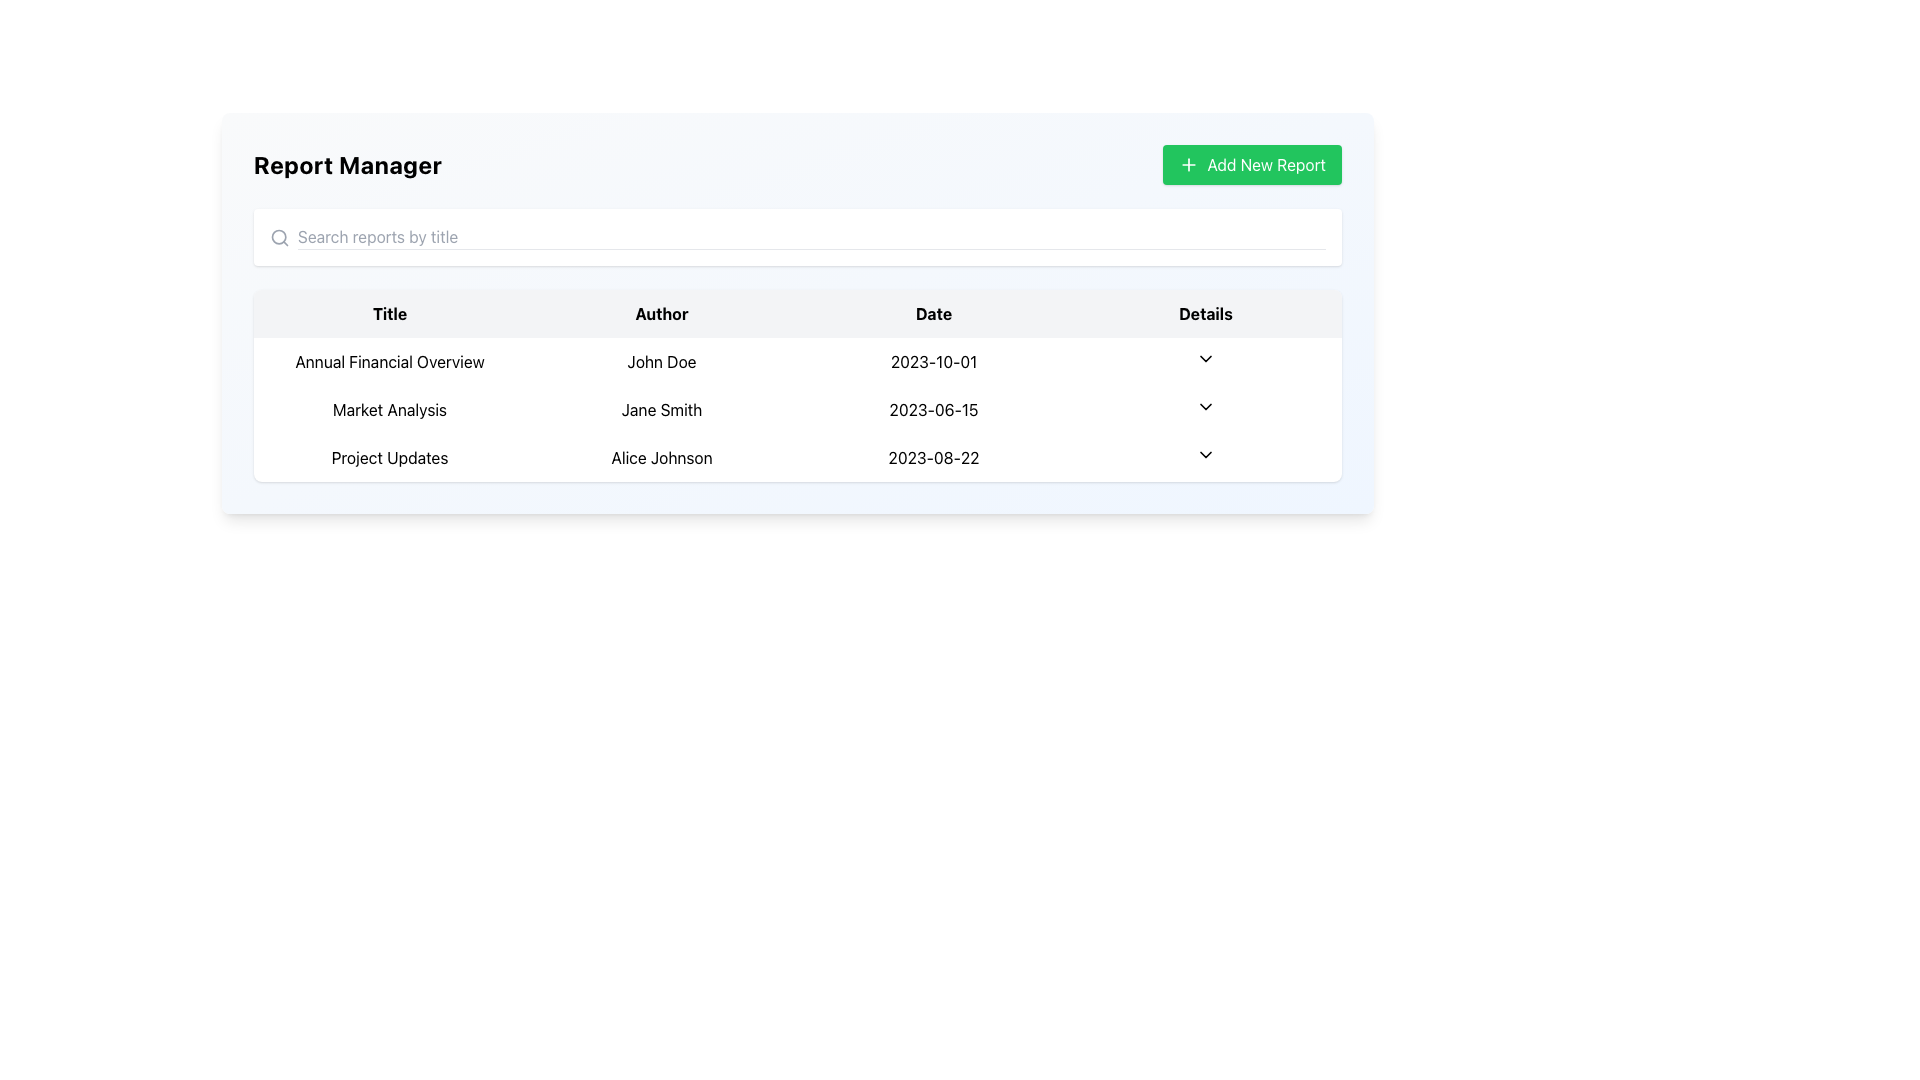 The image size is (1920, 1080). I want to click on the first row in the 'Report Manager' table containing the title 'Annual Financial Overview', the author 'John Doe', and the date '2023-10-01', so click(796, 362).